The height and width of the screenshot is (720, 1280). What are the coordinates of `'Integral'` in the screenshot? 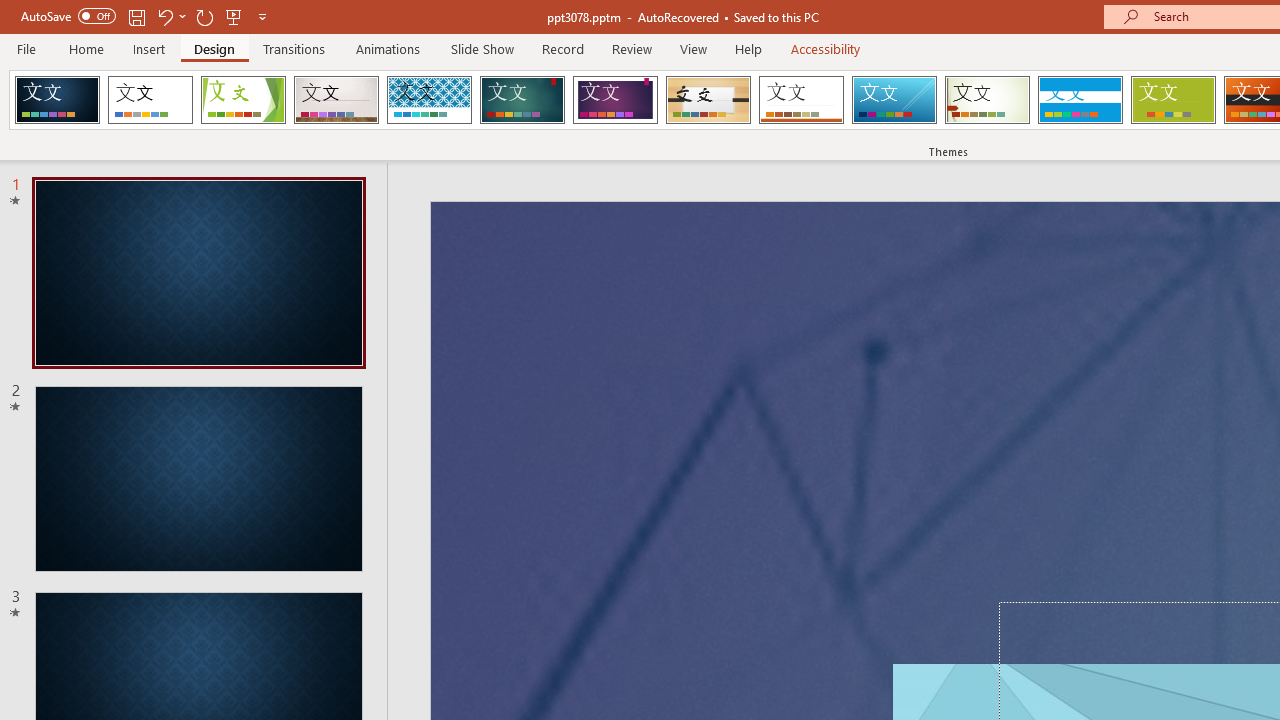 It's located at (428, 100).